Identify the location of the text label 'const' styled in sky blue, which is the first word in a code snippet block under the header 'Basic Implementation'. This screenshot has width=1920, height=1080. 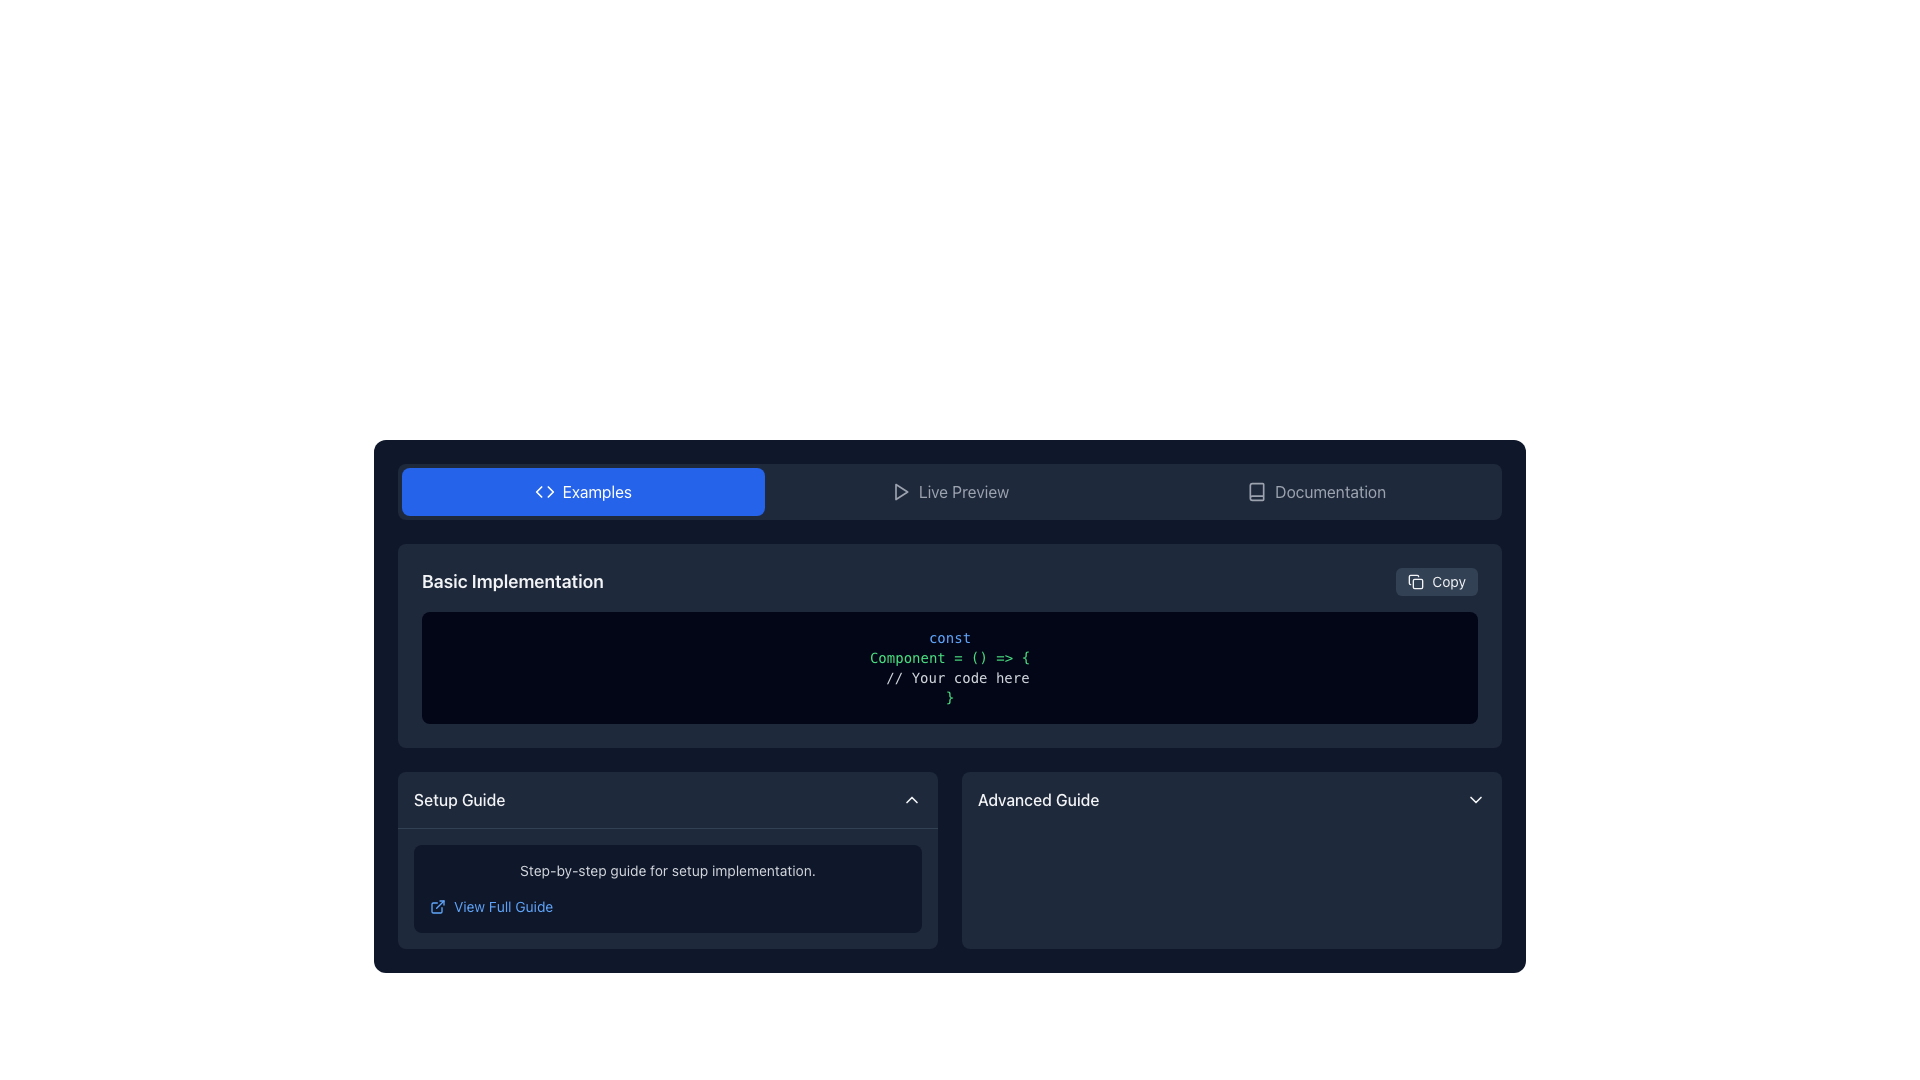
(949, 637).